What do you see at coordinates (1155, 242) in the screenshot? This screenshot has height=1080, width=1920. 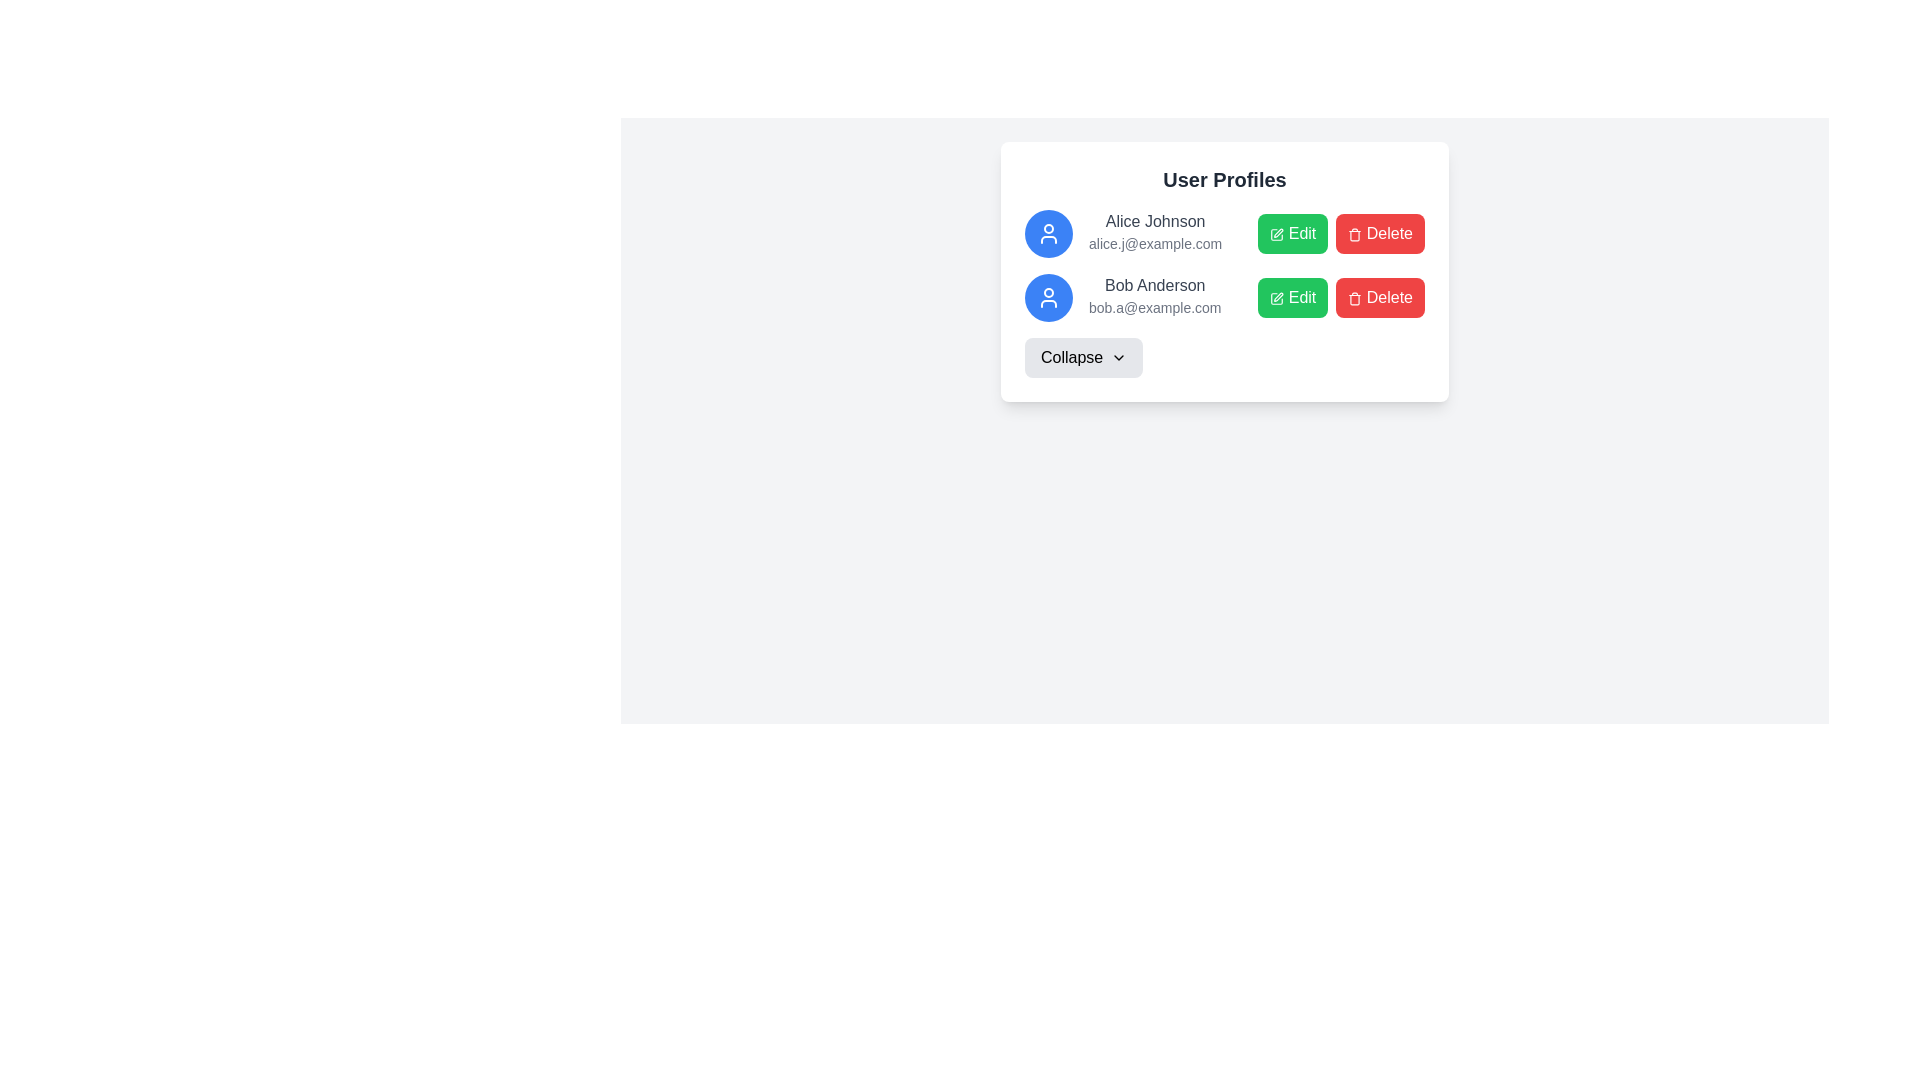 I see `the non-interactive email address display field for the user 'Alice Johnson', which is located beneath the text 'Alice Johnson' in the user profile block` at bounding box center [1155, 242].